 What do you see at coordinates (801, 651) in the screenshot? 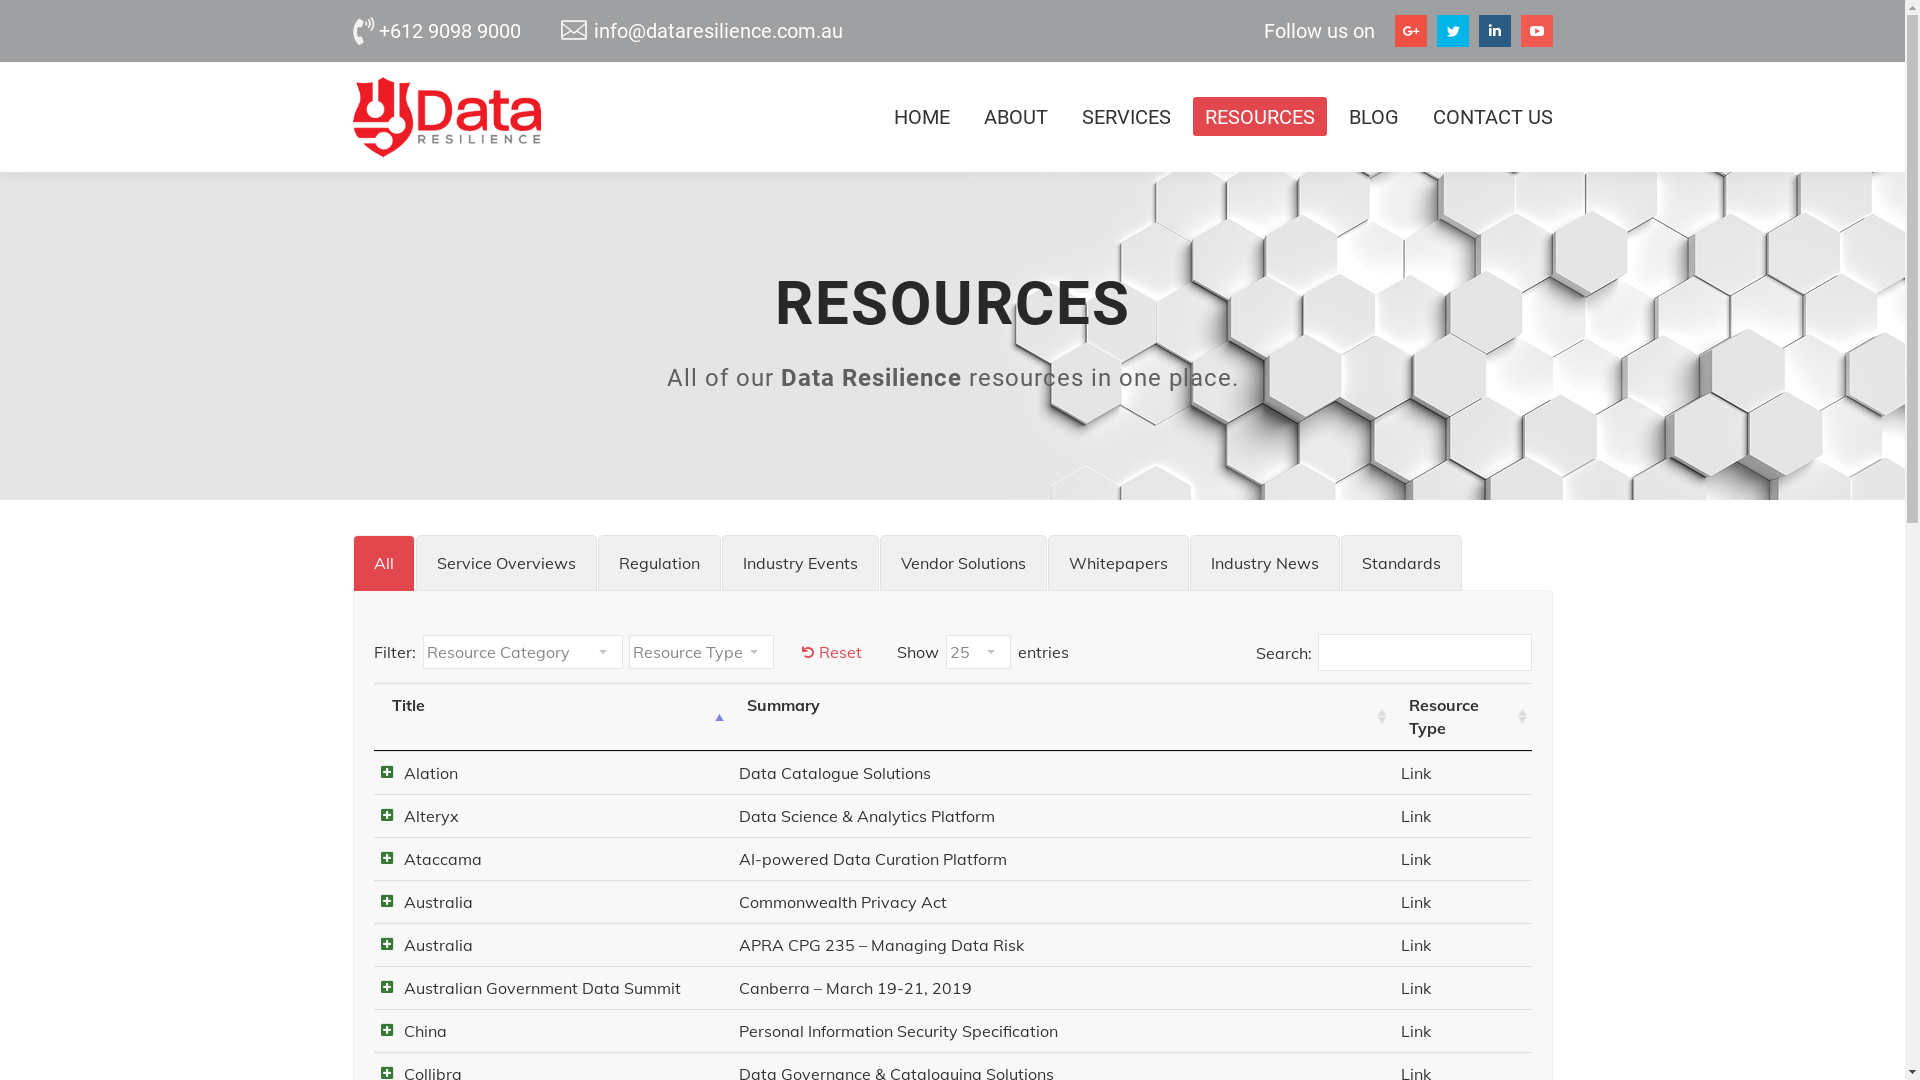
I see `'Reset'` at bounding box center [801, 651].